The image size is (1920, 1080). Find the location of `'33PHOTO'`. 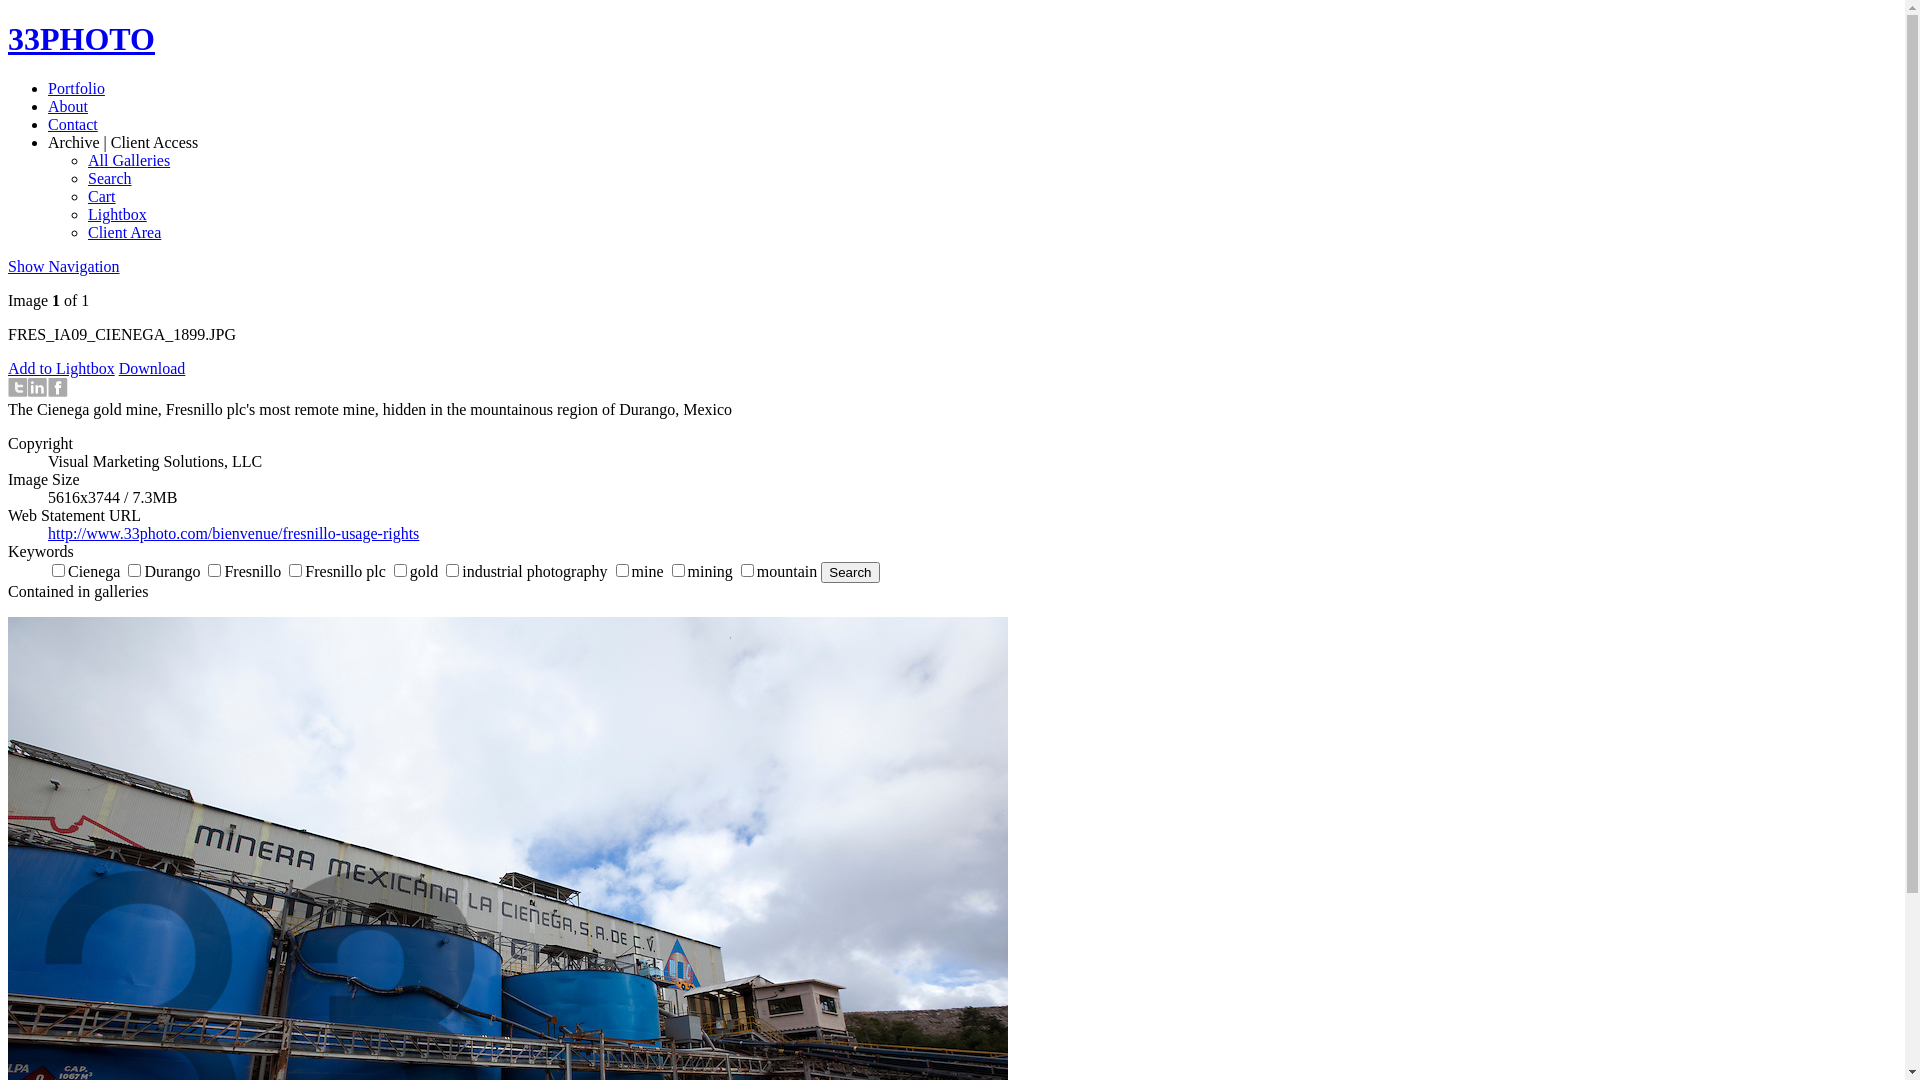

'33PHOTO' is located at coordinates (80, 38).